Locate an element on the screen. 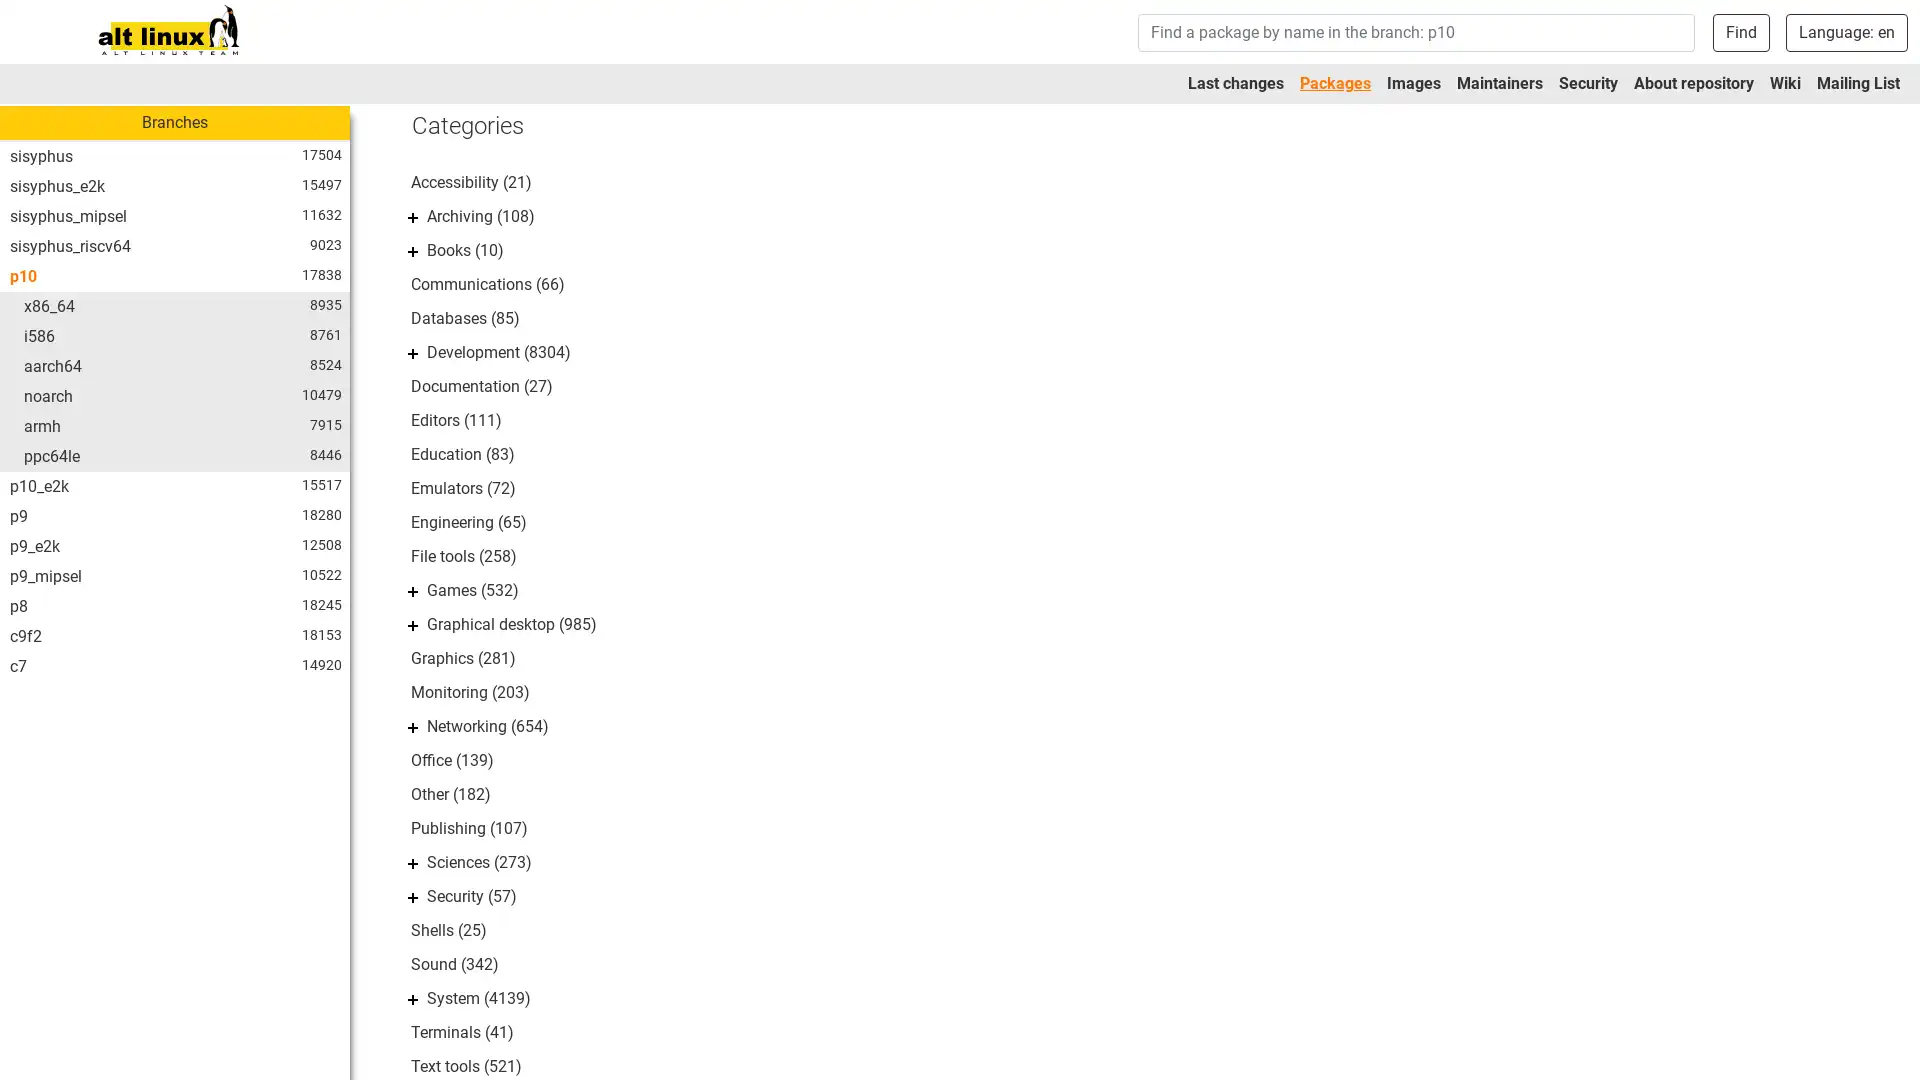 Image resolution: width=1920 pixels, height=1080 pixels. Language: en is located at coordinates (1846, 31).